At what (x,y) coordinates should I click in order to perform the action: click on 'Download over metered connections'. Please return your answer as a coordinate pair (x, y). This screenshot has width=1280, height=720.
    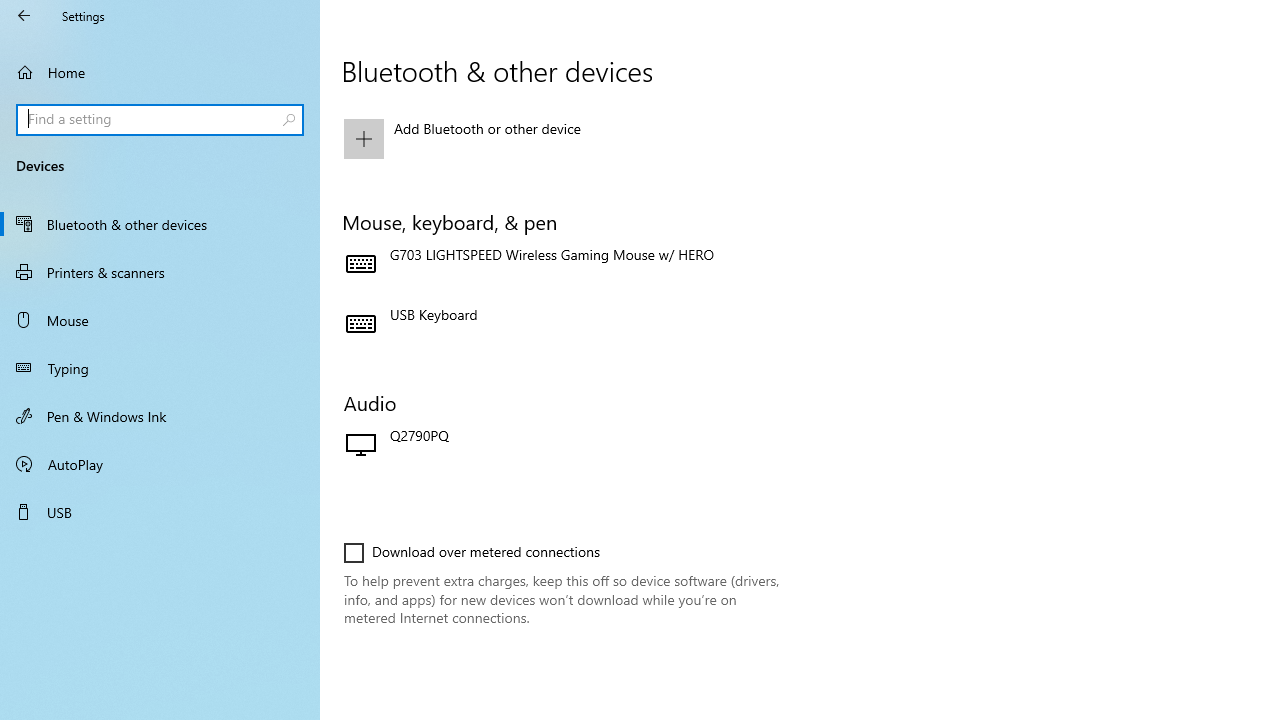
    Looking at the image, I should click on (471, 552).